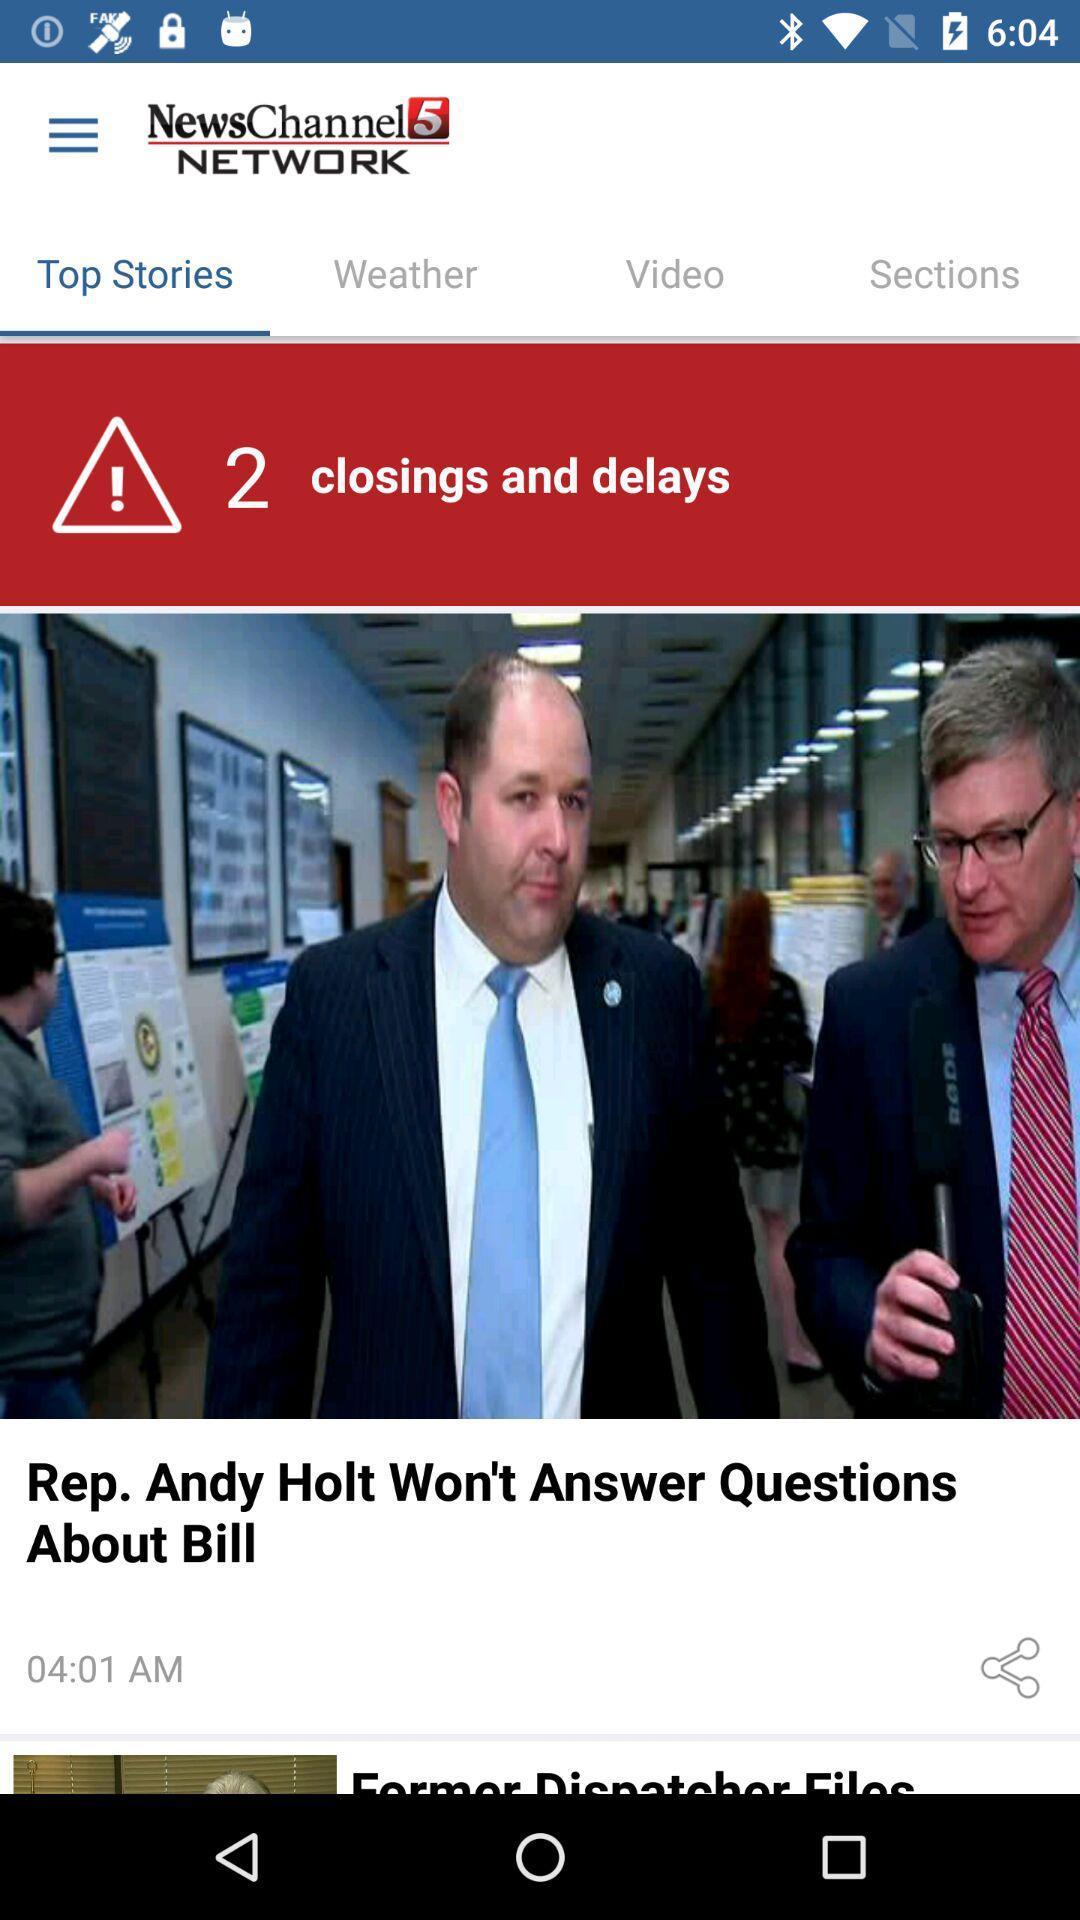 The width and height of the screenshot is (1080, 1920). What do you see at coordinates (1014, 1668) in the screenshot?
I see `share the article` at bounding box center [1014, 1668].